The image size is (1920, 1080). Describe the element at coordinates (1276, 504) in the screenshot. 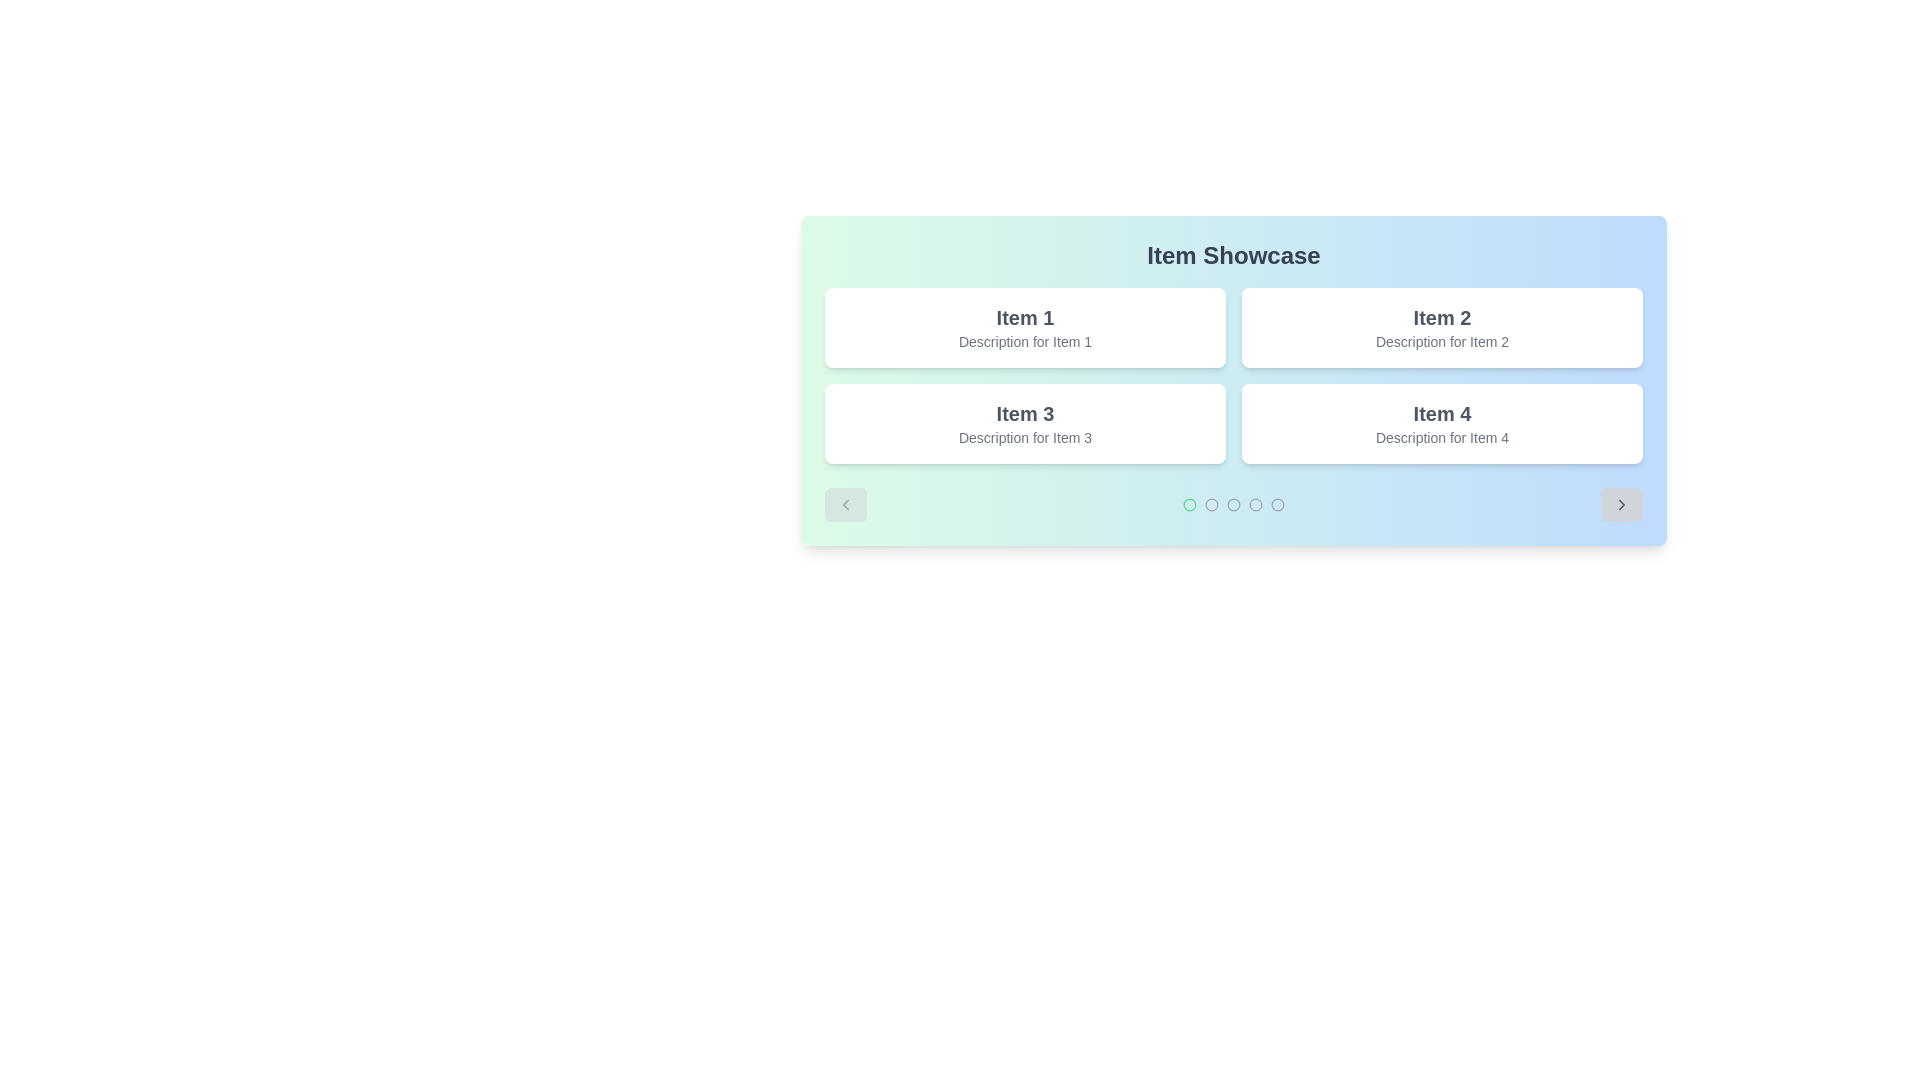

I see `the fifth navigation indicator at the bottom center of the content showcase area` at that location.